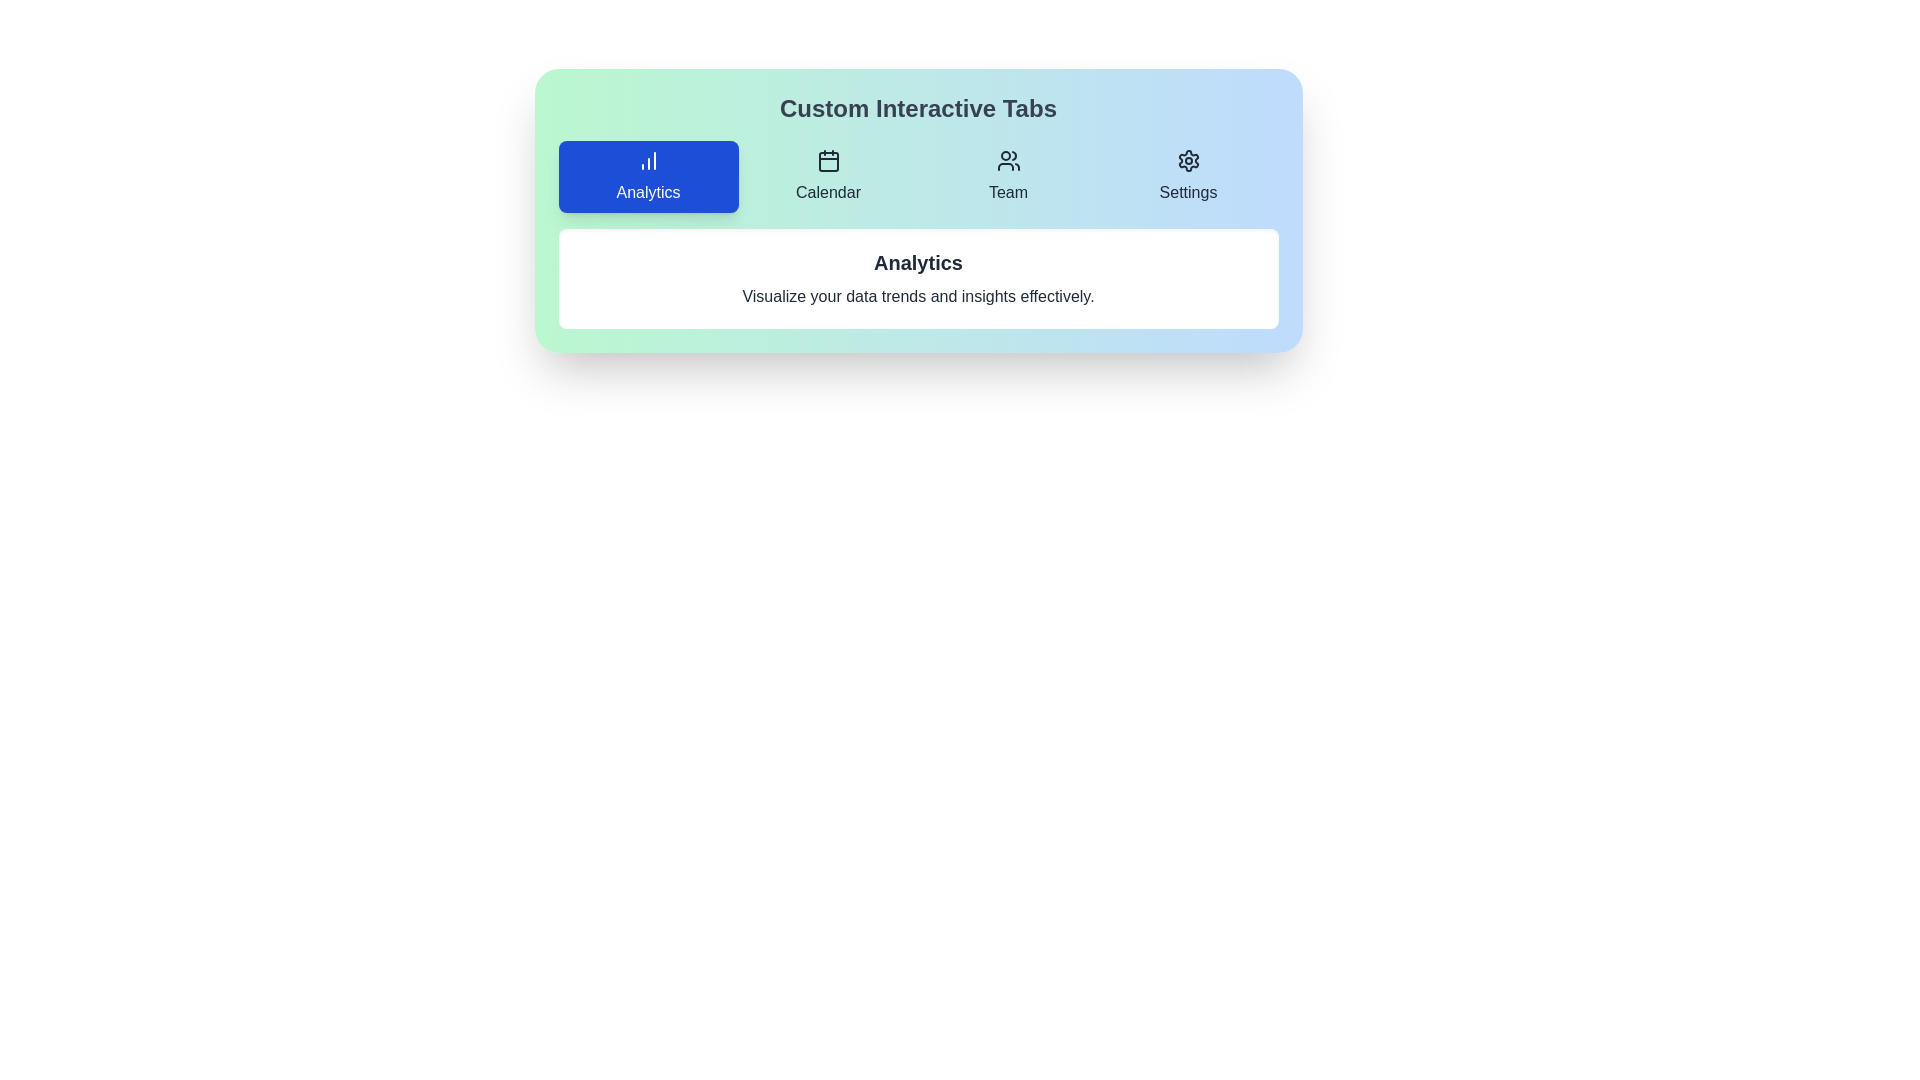 The width and height of the screenshot is (1920, 1080). What do you see at coordinates (828, 160) in the screenshot?
I see `the calendar icon, which is the second item in a row of icons situated between the 'Analytics' and 'Team' icons` at bounding box center [828, 160].